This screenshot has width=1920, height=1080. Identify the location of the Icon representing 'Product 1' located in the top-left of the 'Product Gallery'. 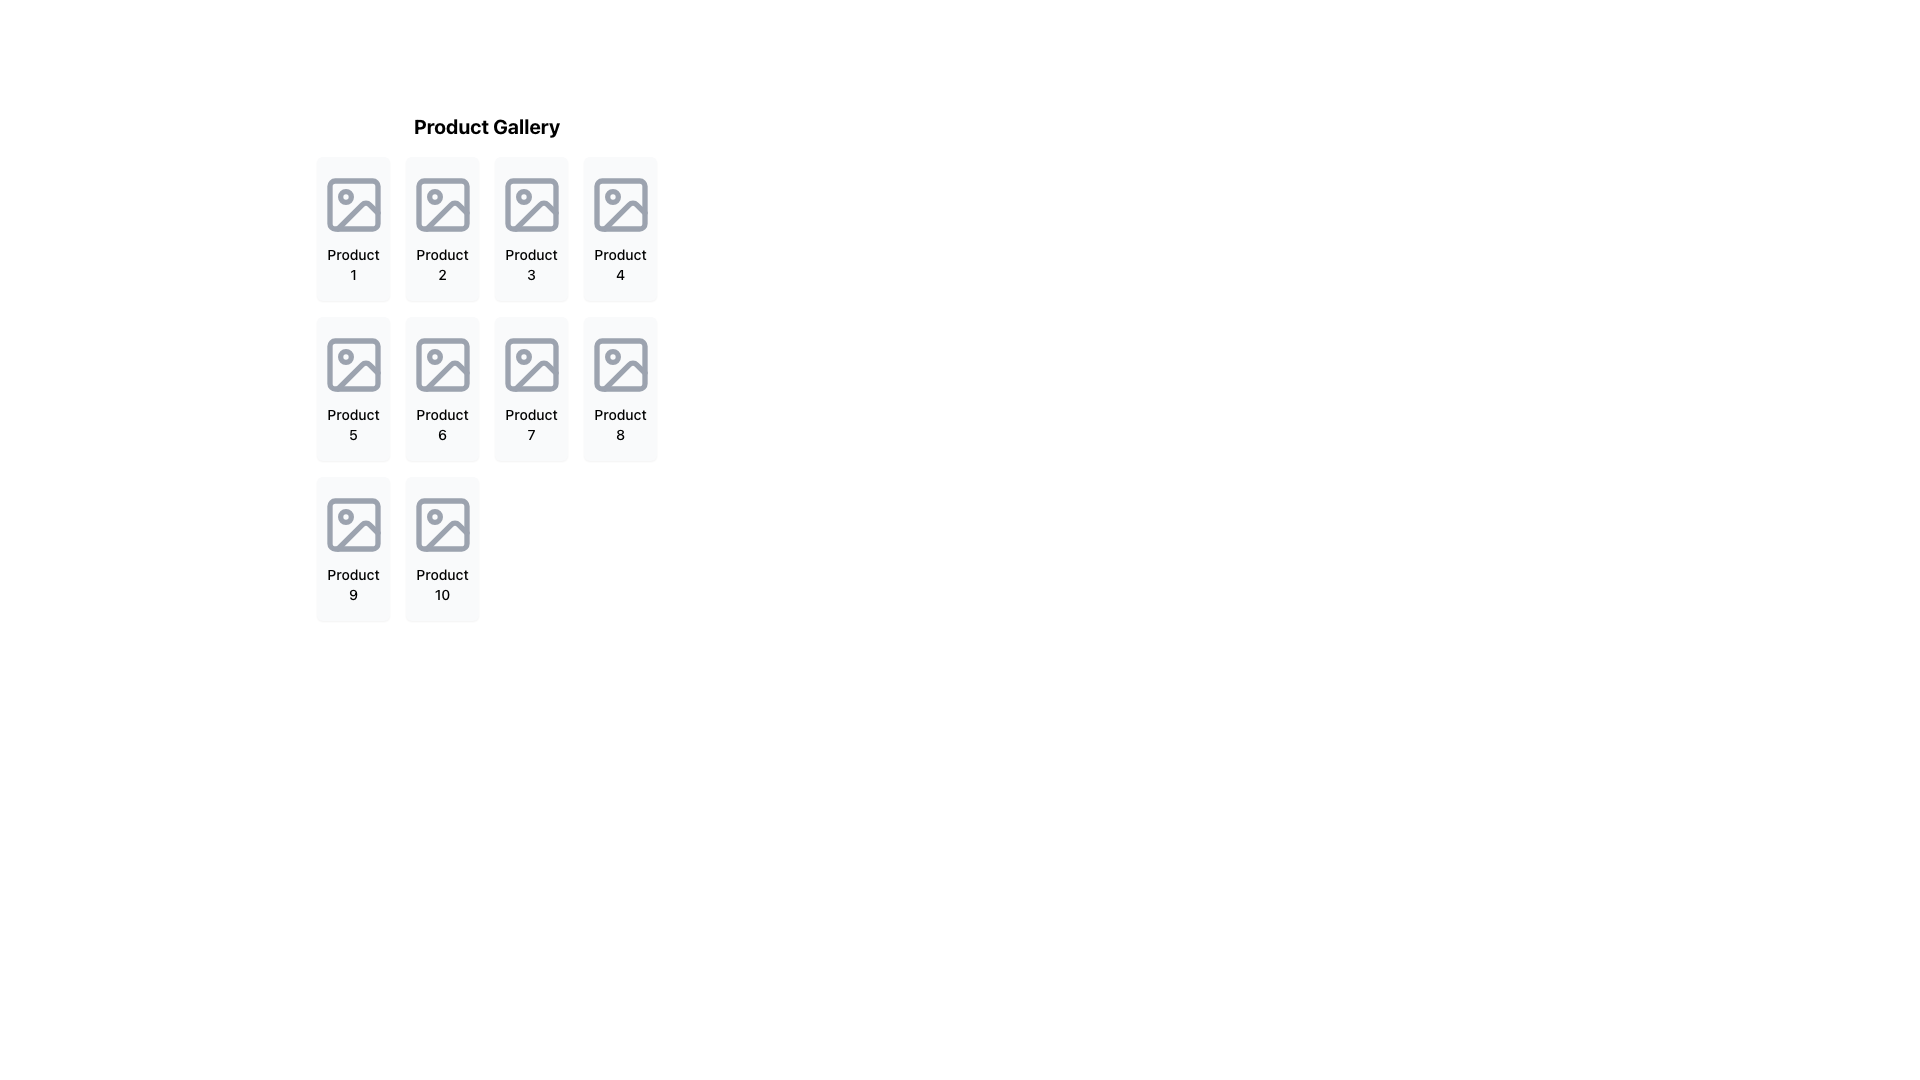
(353, 204).